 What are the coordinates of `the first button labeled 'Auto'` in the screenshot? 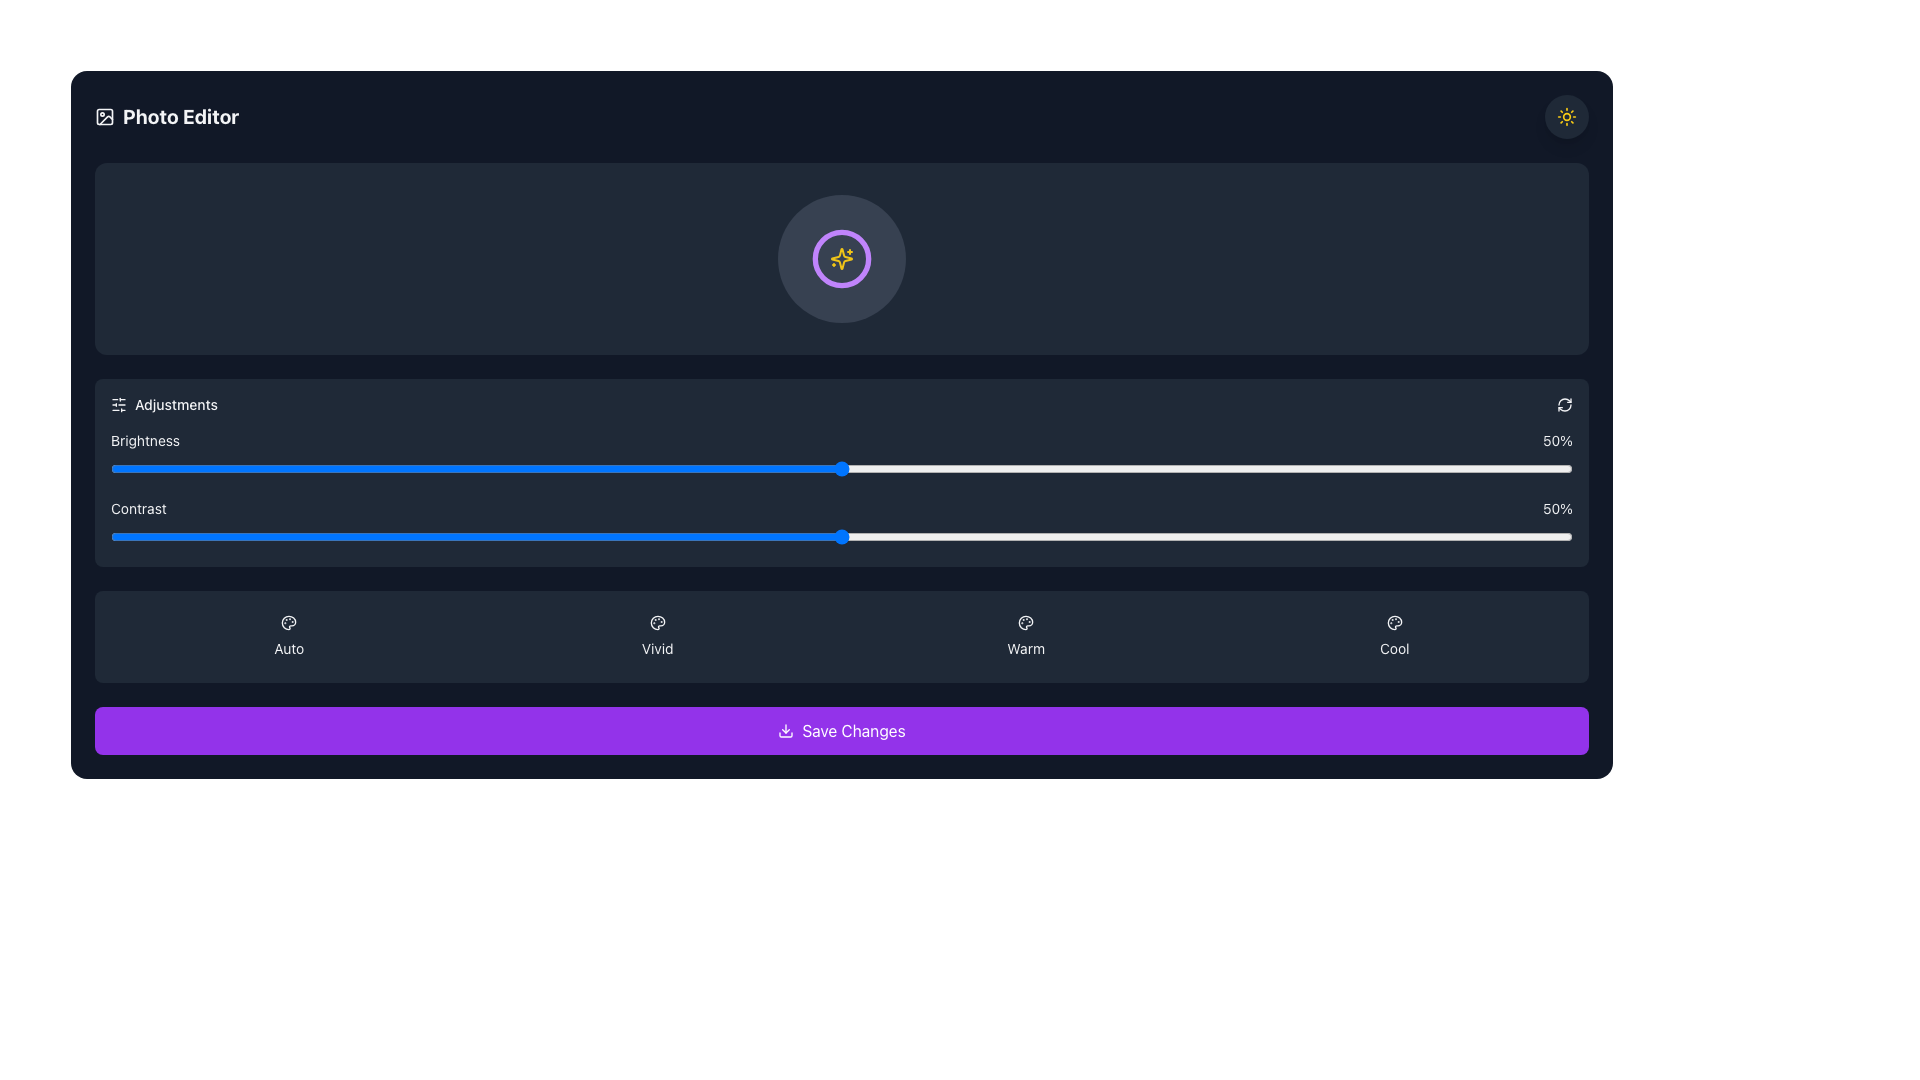 It's located at (288, 636).